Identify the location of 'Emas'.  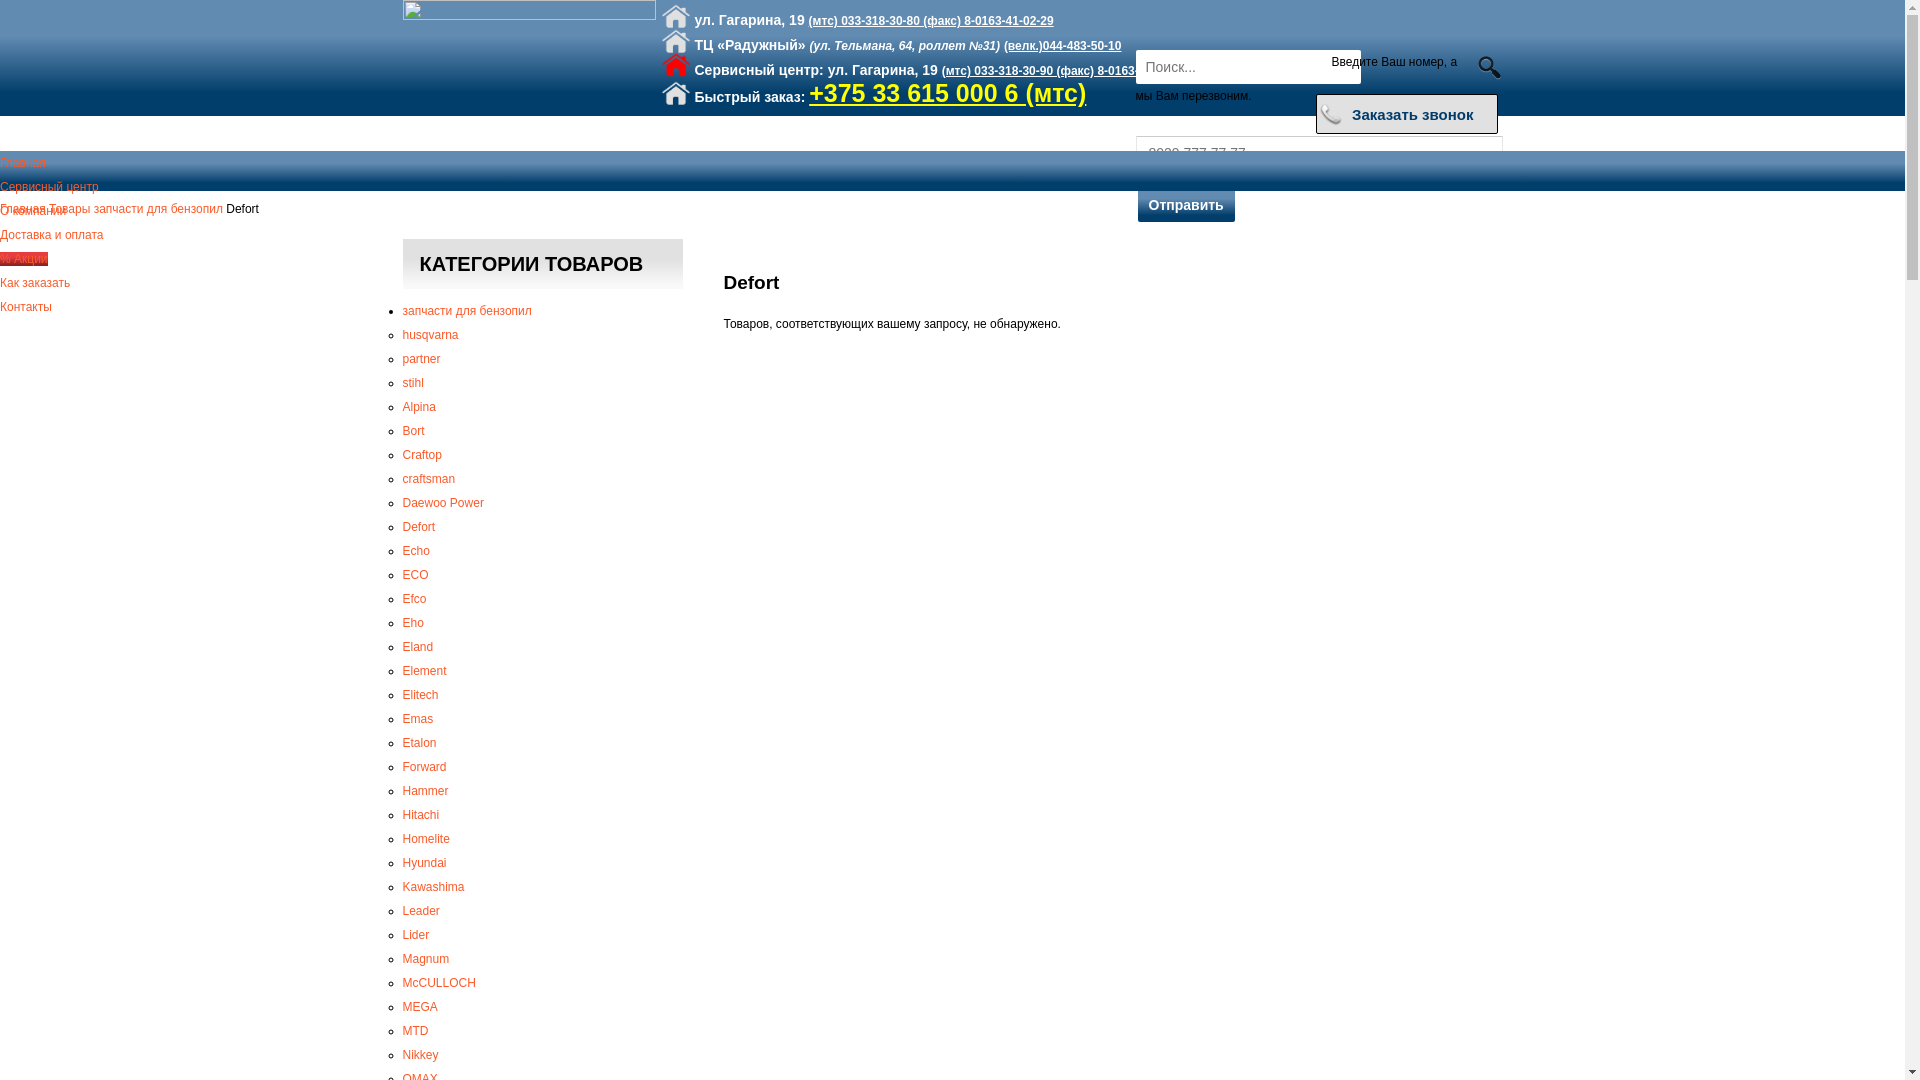
(416, 717).